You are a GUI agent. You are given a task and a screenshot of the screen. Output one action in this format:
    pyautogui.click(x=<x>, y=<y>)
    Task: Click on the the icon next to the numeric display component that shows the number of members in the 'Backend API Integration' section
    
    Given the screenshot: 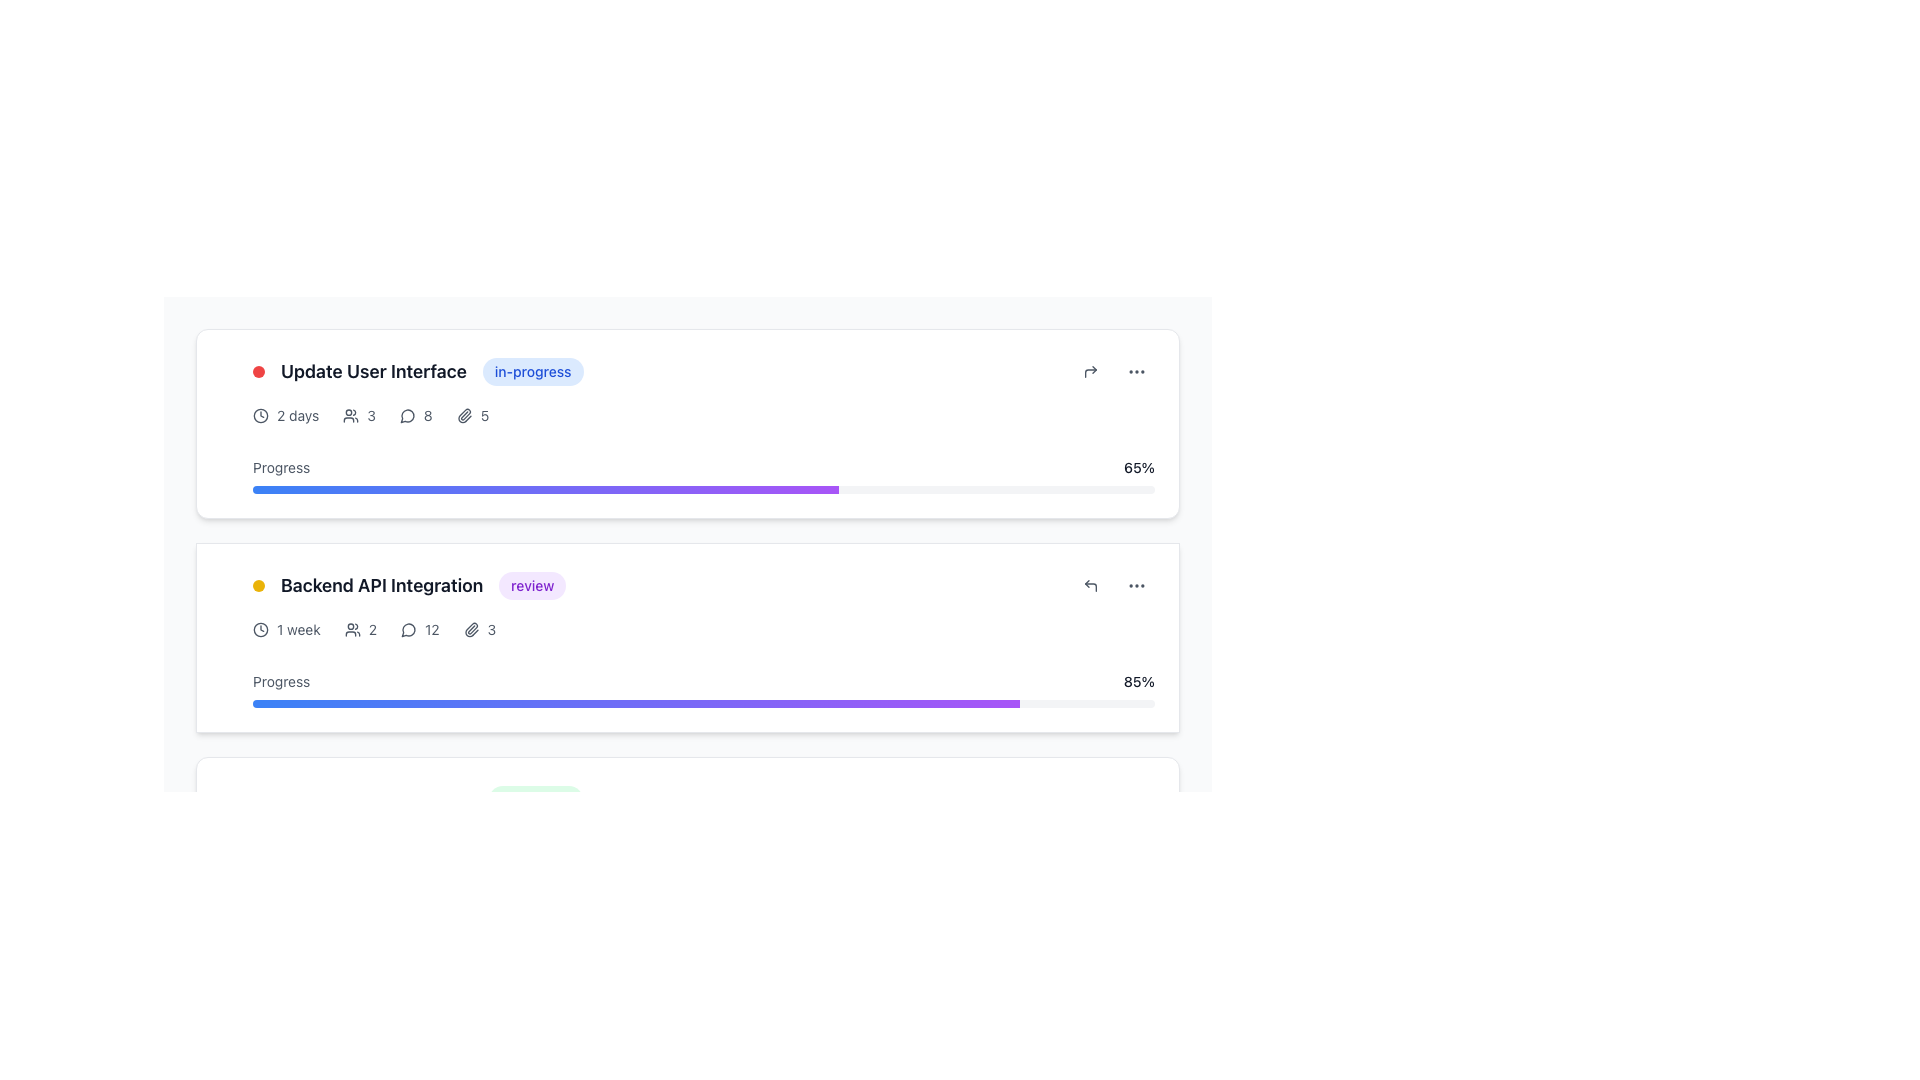 What is the action you would take?
    pyautogui.click(x=360, y=628)
    